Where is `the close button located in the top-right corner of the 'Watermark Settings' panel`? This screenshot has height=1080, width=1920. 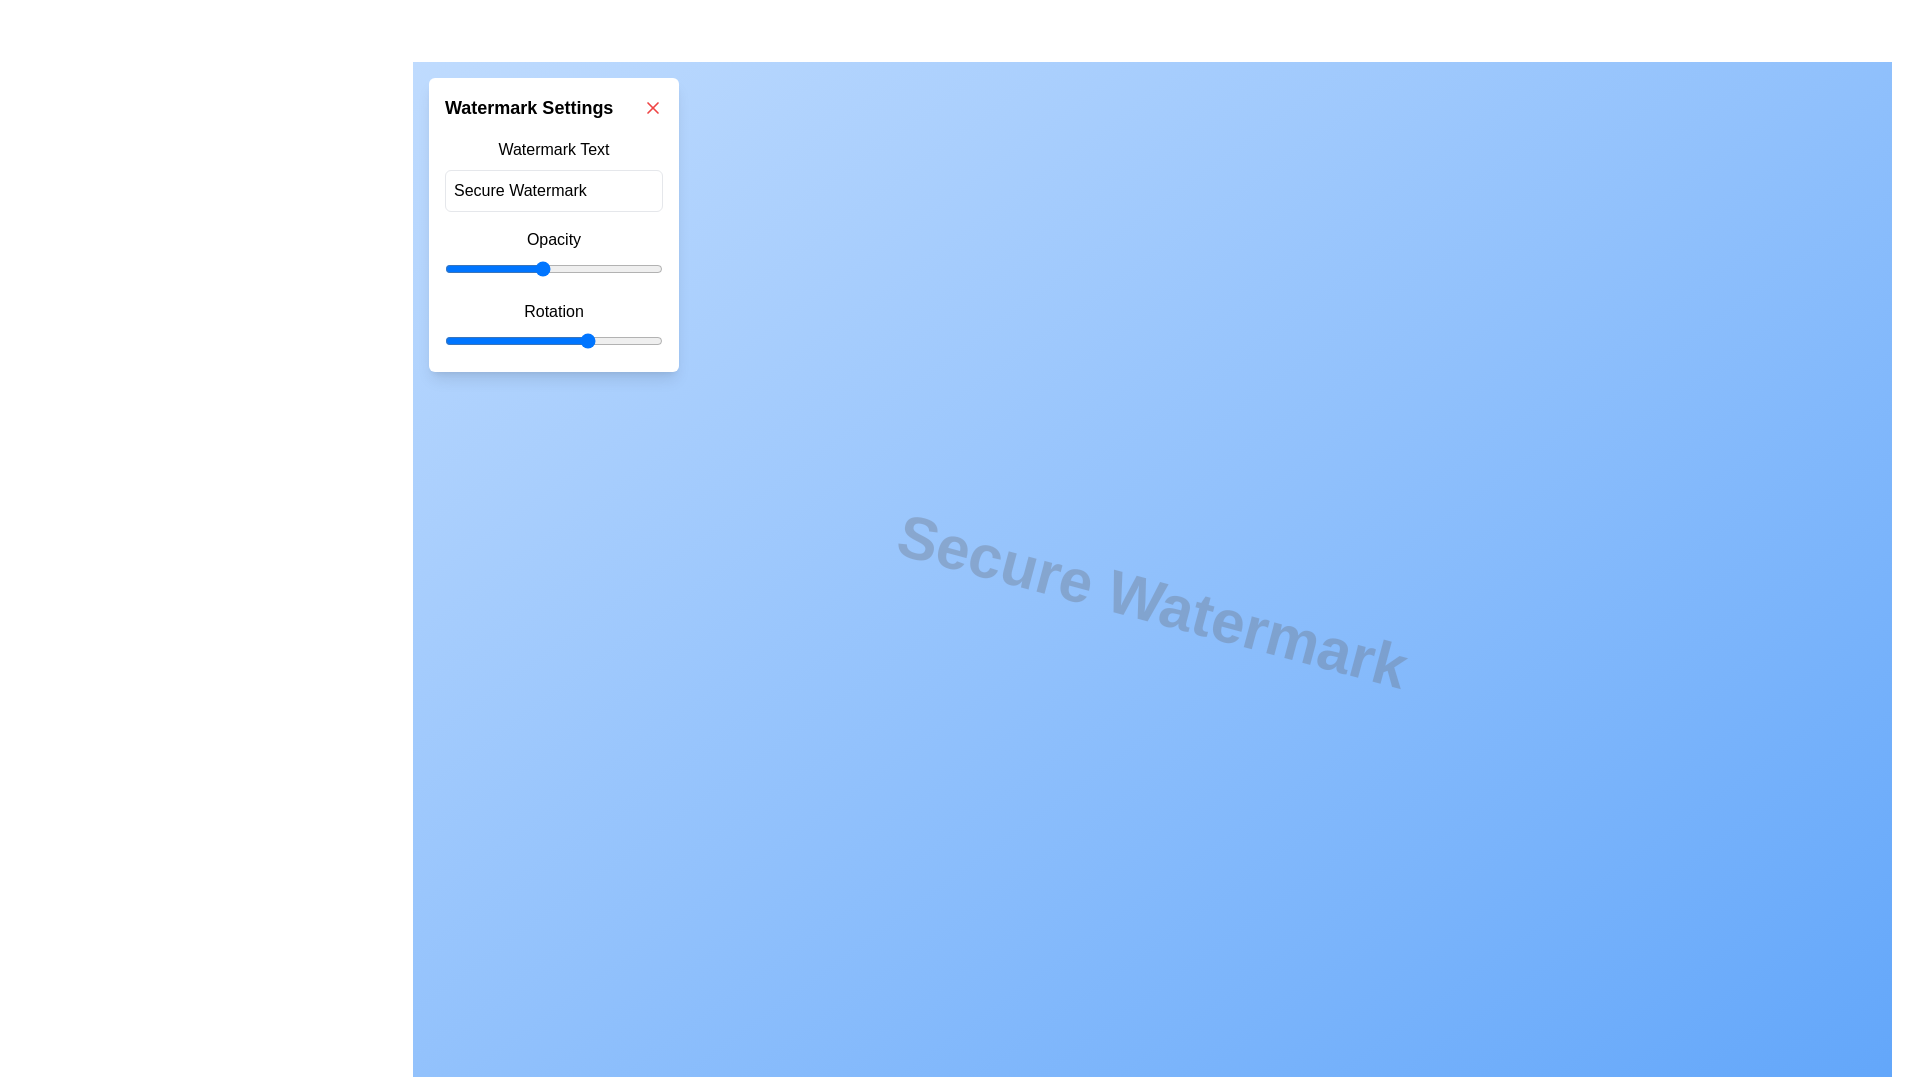 the close button located in the top-right corner of the 'Watermark Settings' panel is located at coordinates (652, 108).